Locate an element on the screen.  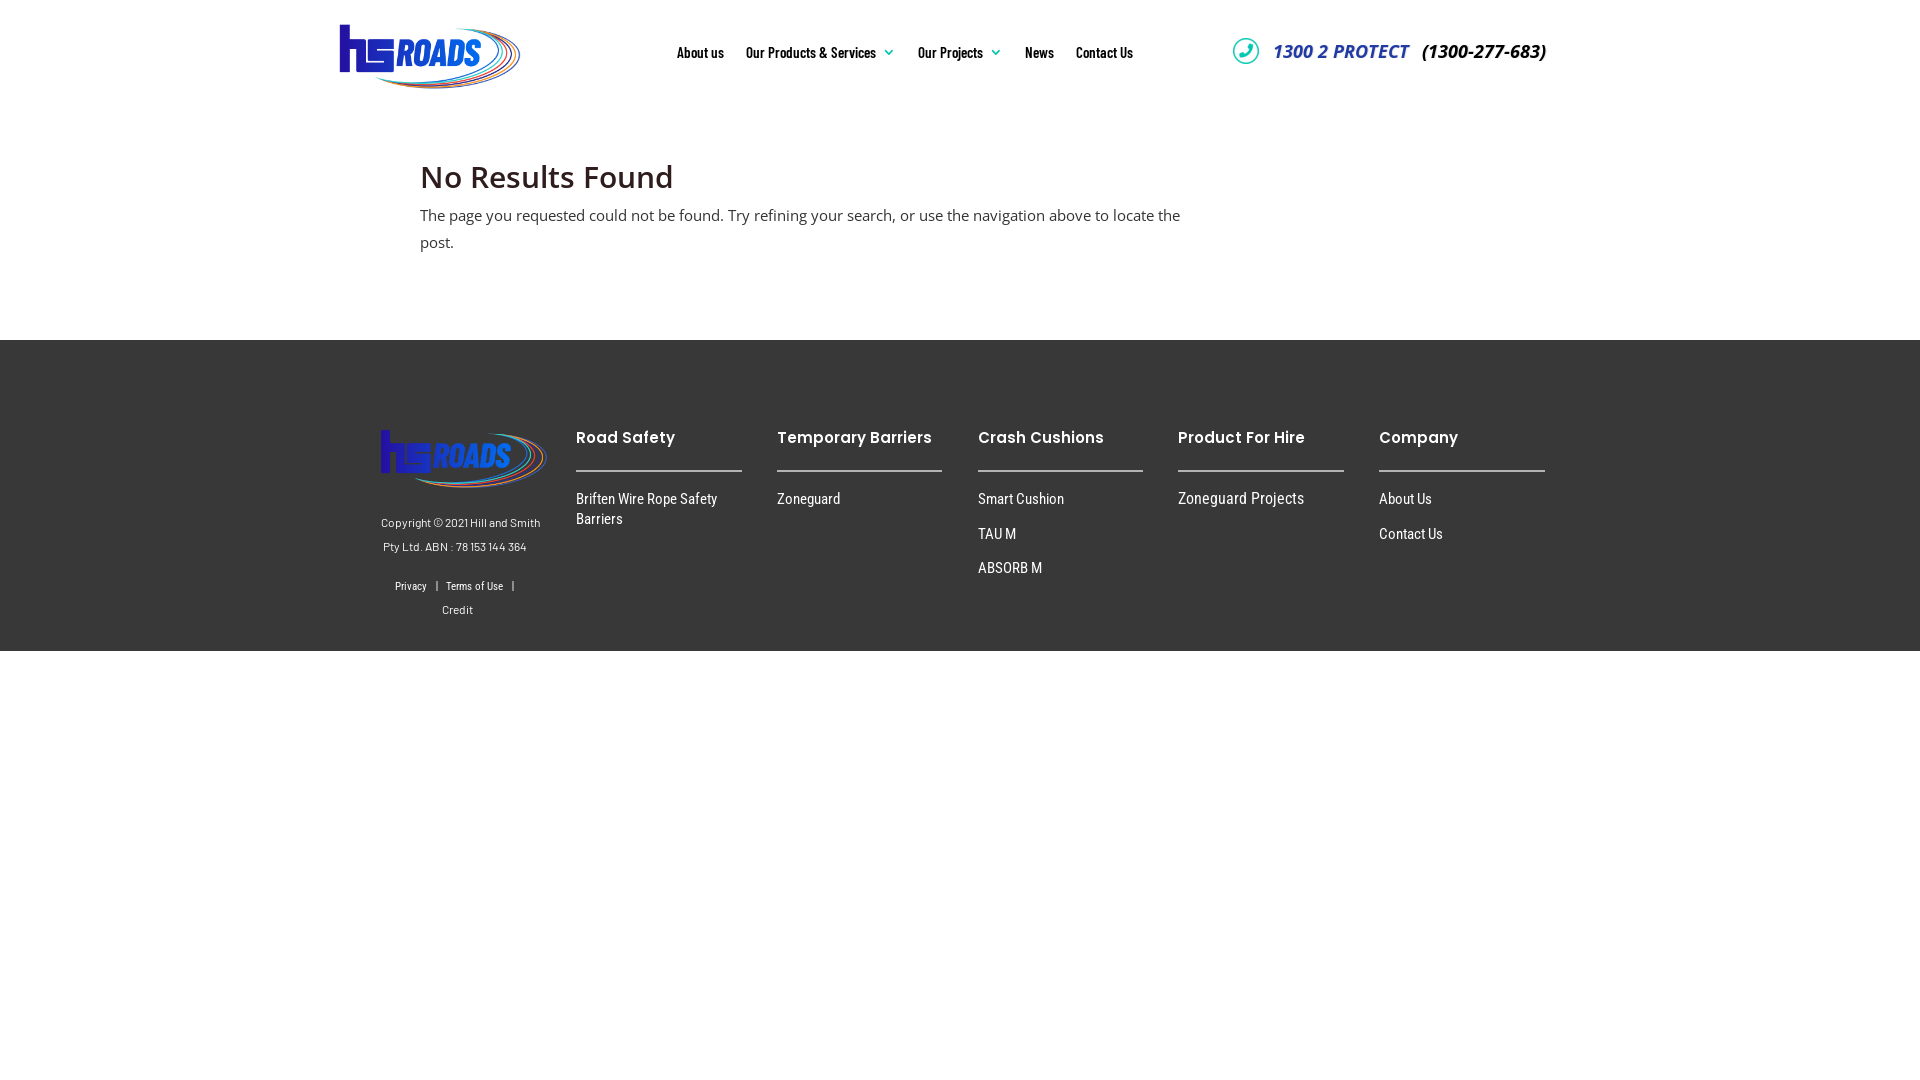
'Terms of Use' is located at coordinates (474, 585).